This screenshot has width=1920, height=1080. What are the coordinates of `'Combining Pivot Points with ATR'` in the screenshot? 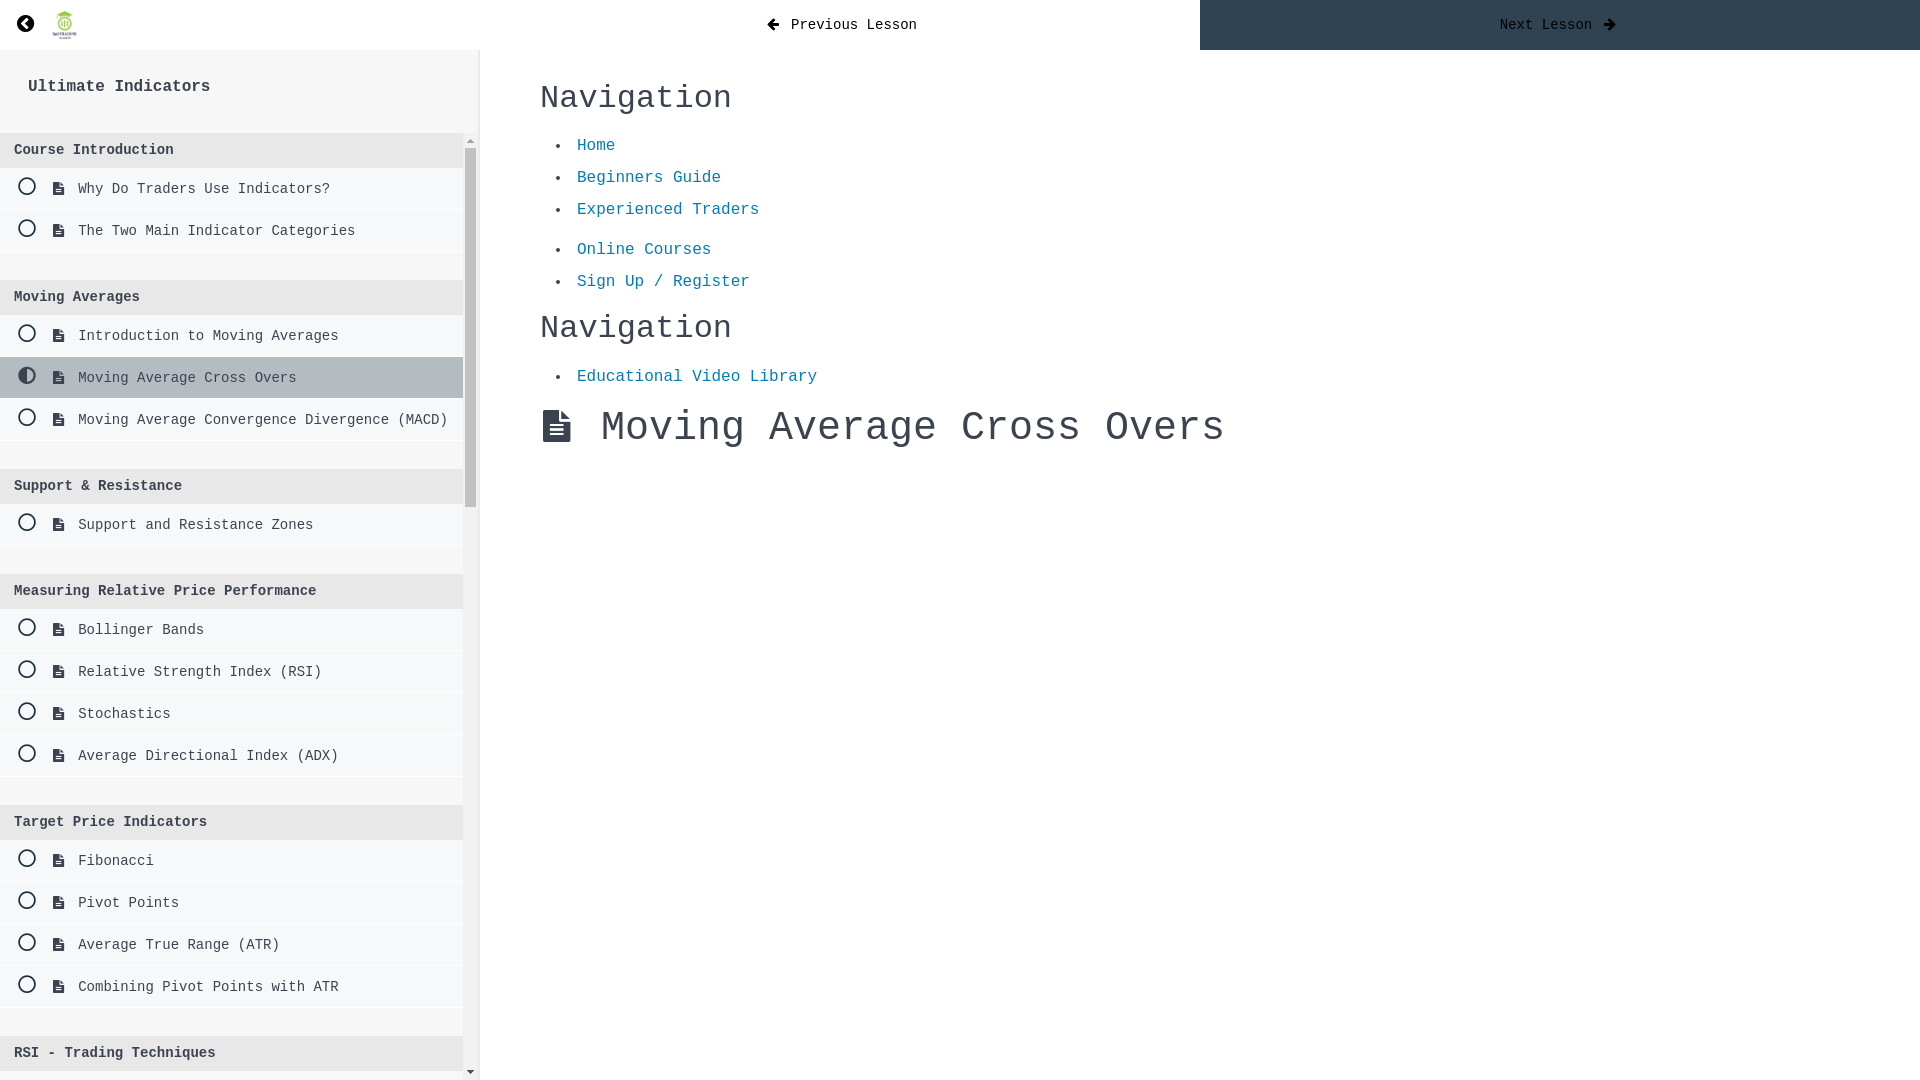 It's located at (231, 986).